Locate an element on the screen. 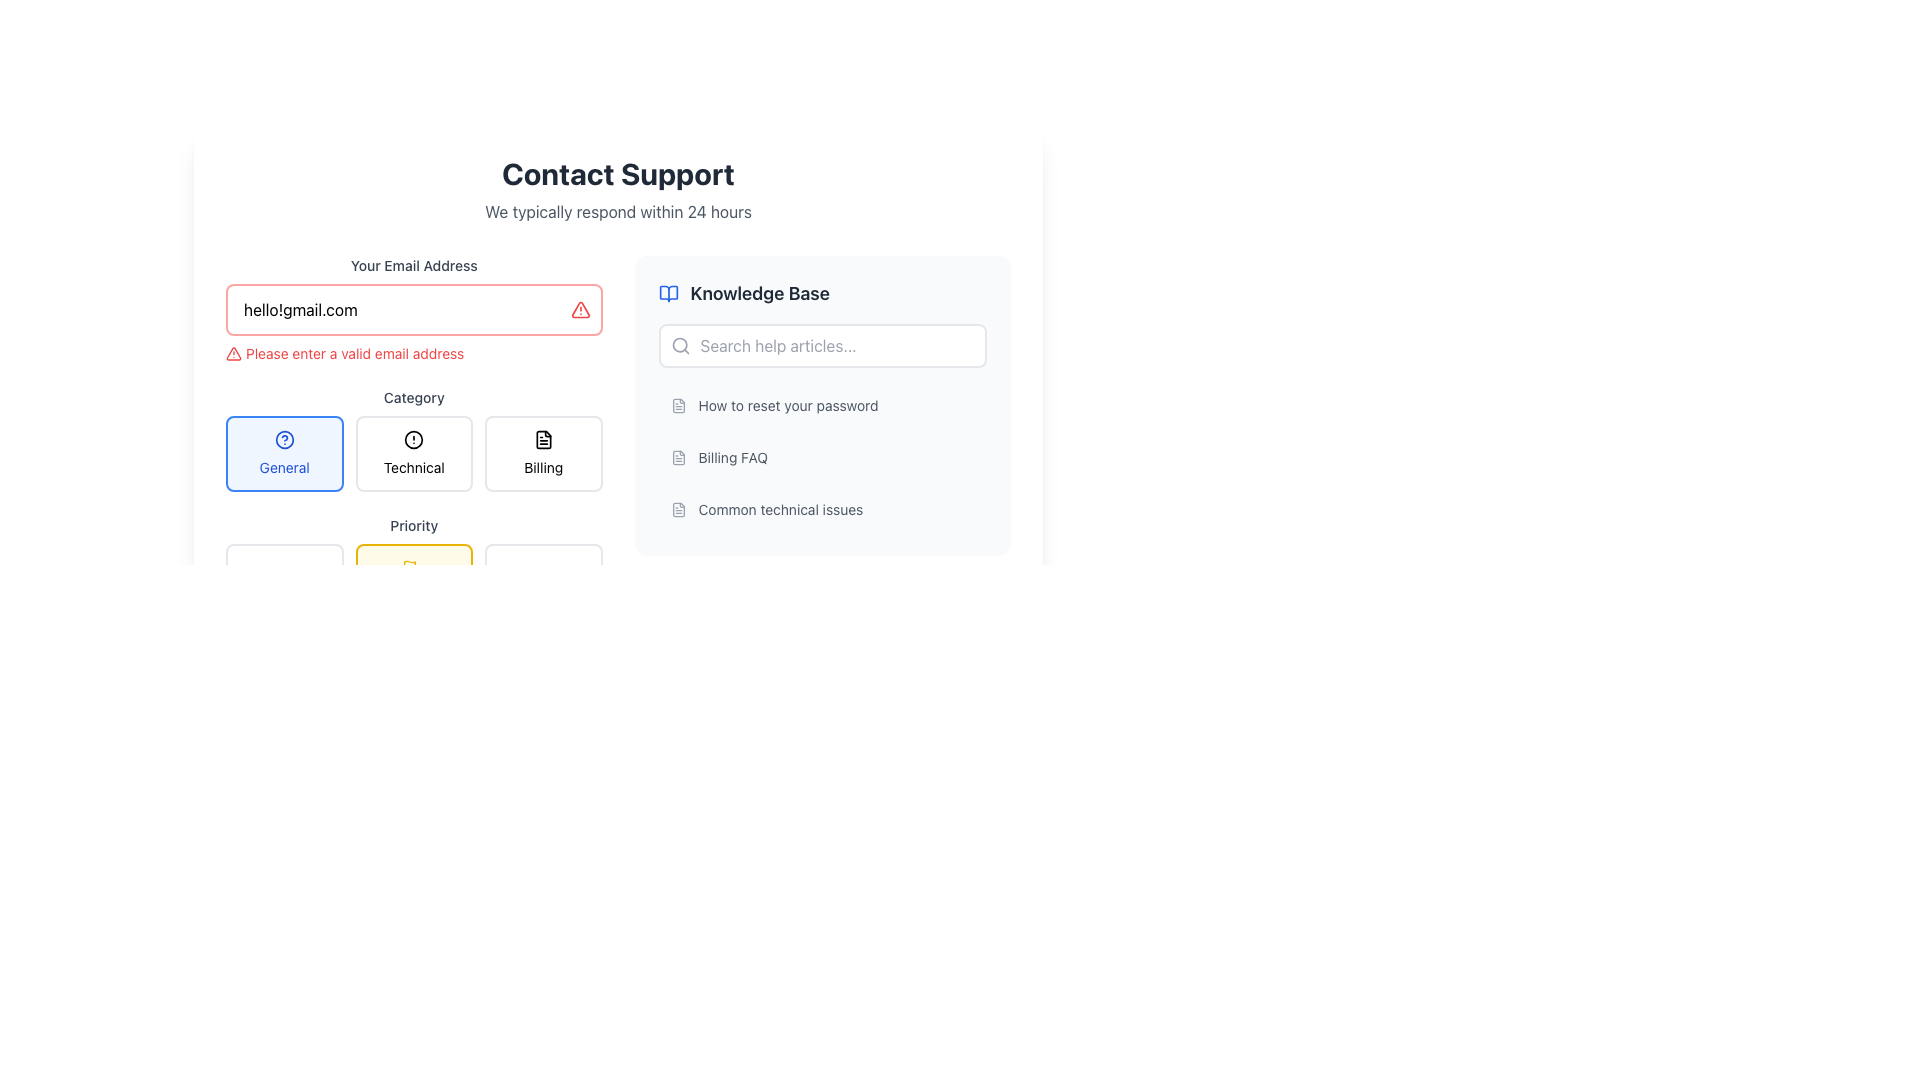  line of text styled in subdued gray color stating 'We typically respond within 24 hours.', which is positioned beneath the heading 'Contact Support.' is located at coordinates (617, 212).